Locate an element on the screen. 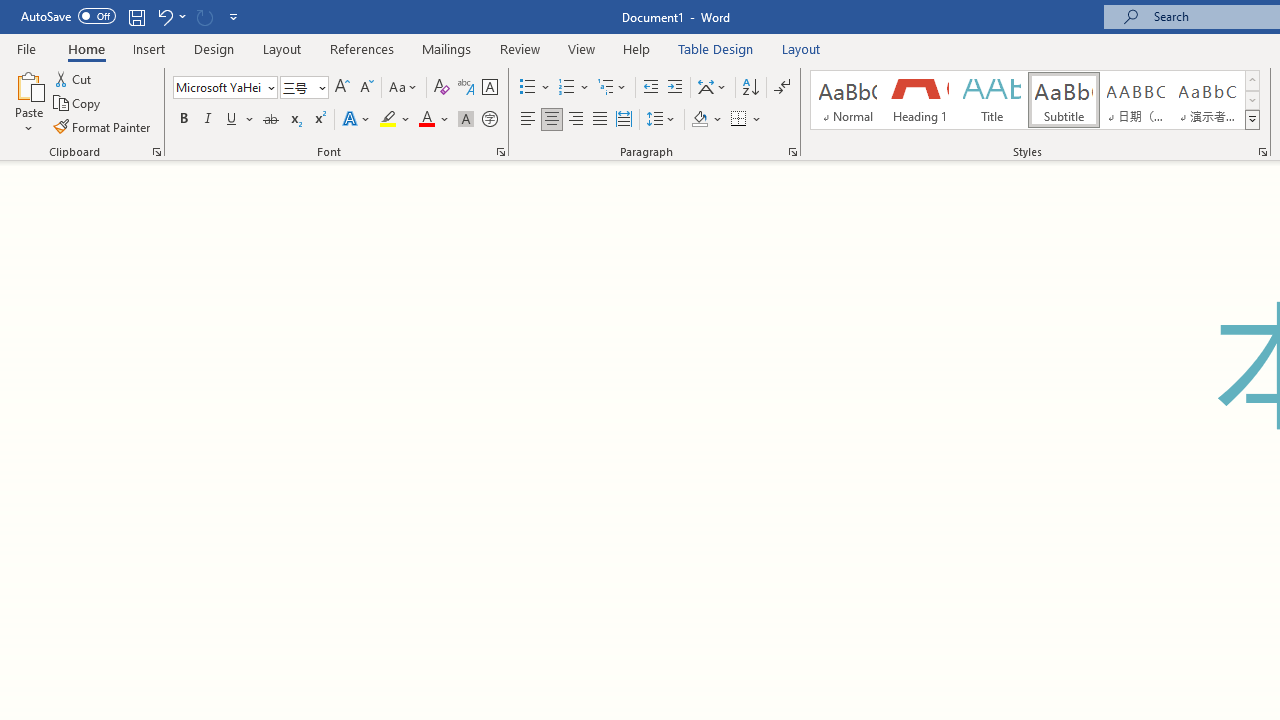 This screenshot has width=1280, height=720. 'AutoSave' is located at coordinates (68, 16).